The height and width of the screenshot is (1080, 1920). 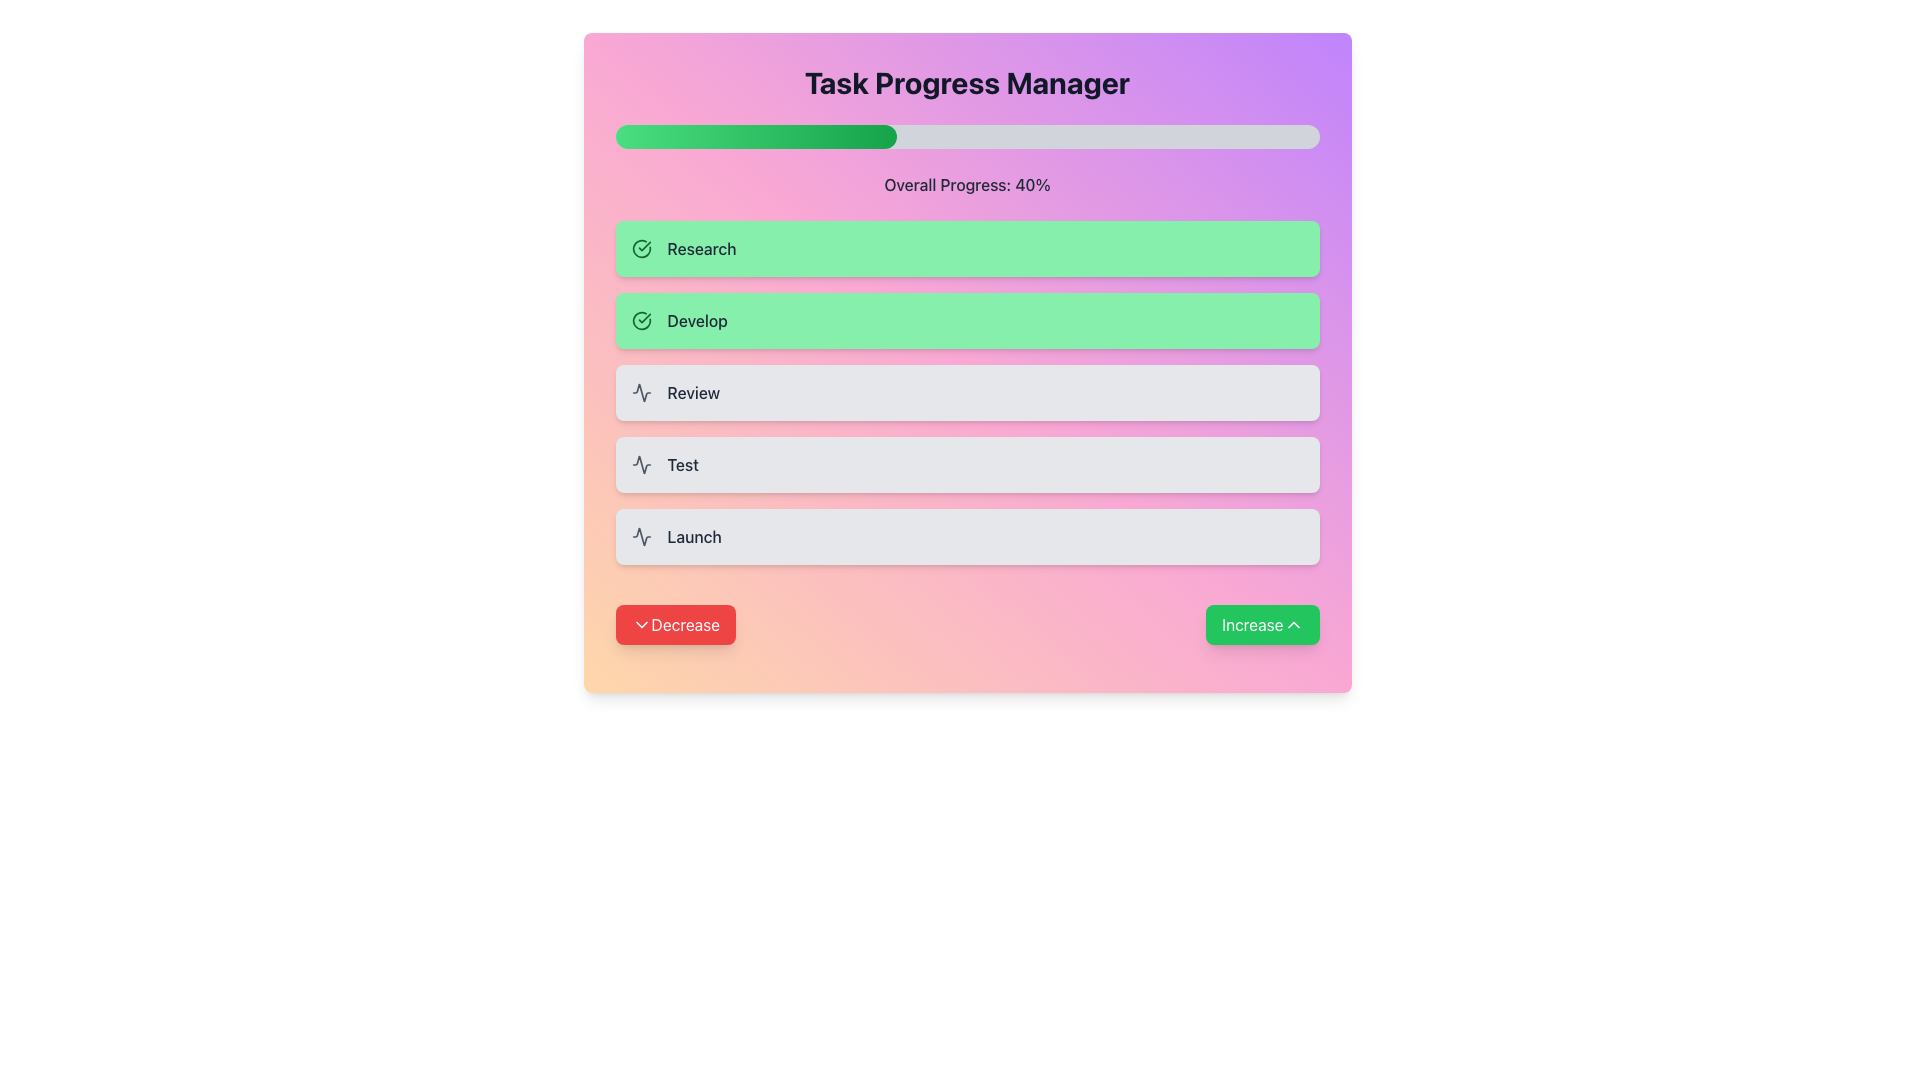 I want to click on the 'Review' phase in the task progression tracker if it is interactive, so click(x=967, y=393).